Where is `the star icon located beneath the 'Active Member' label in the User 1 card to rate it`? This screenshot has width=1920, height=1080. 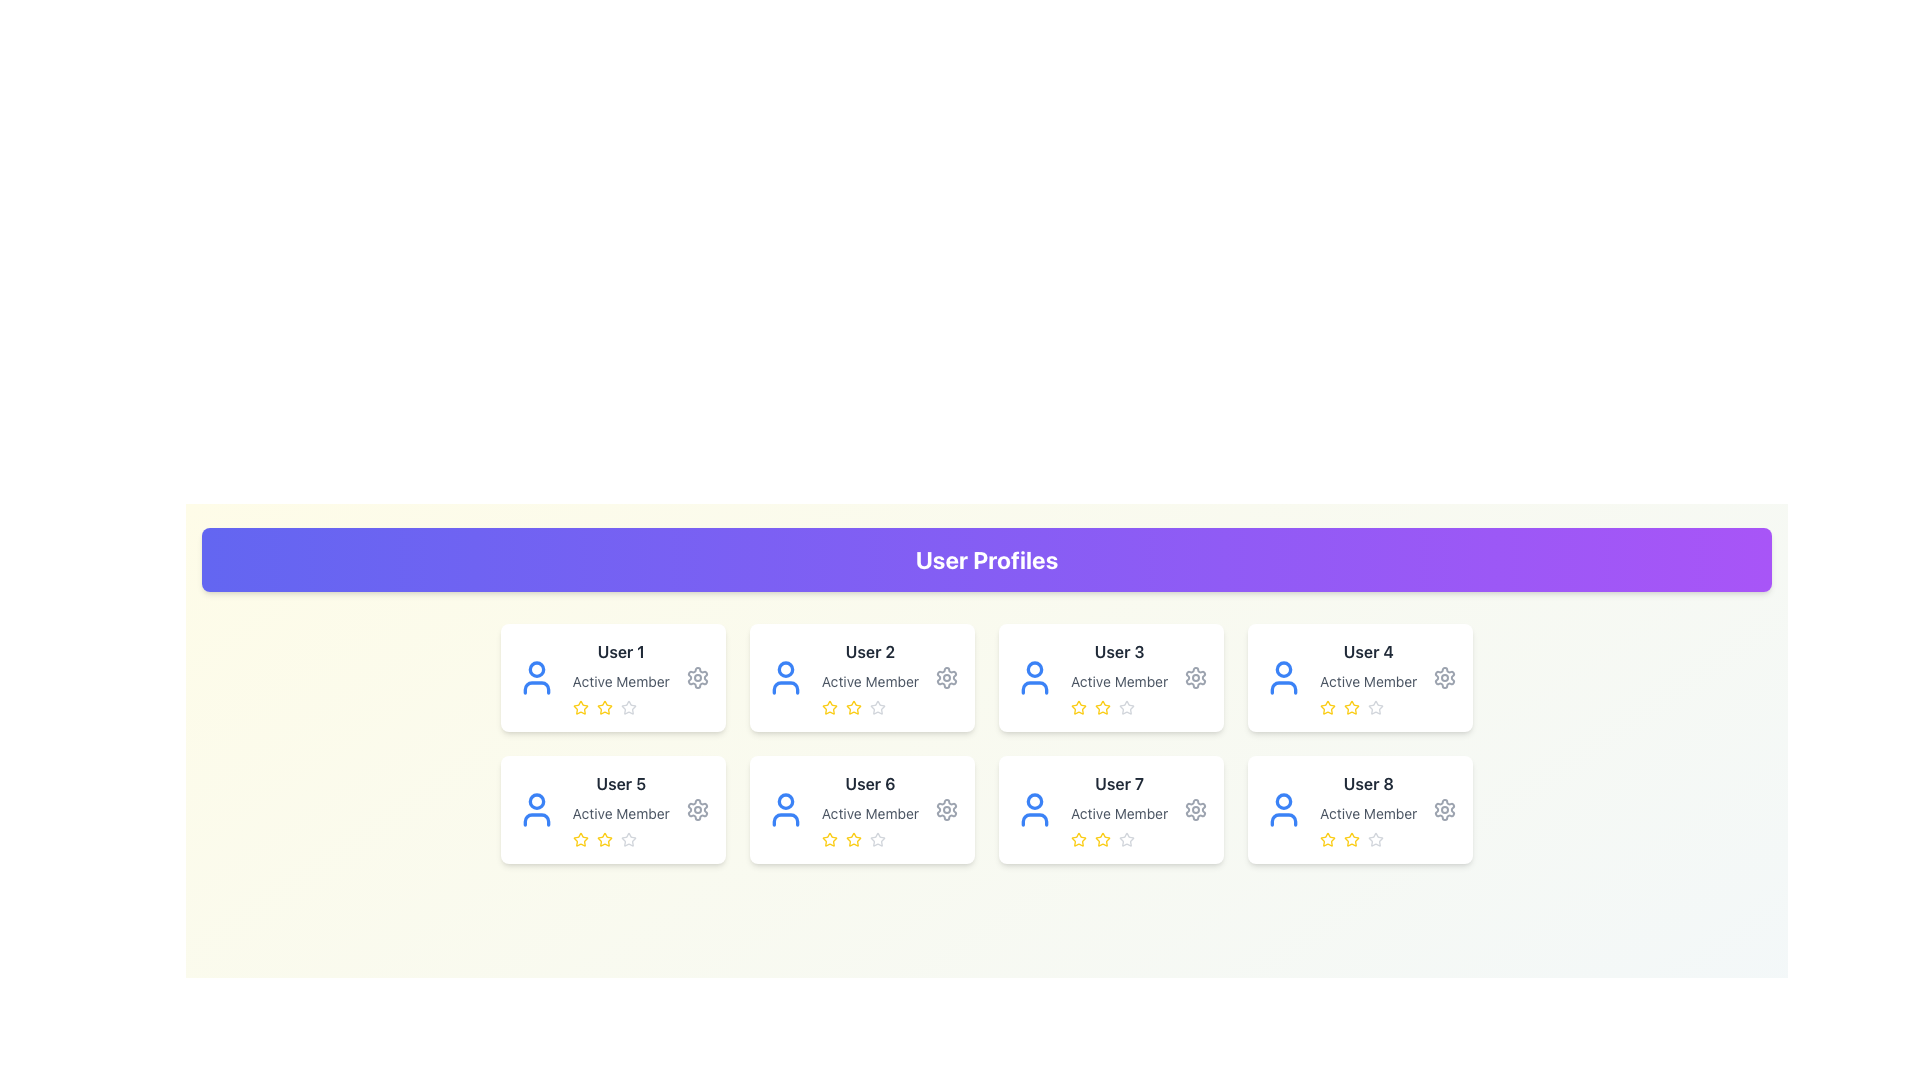 the star icon located beneath the 'Active Member' label in the User 1 card to rate it is located at coordinates (579, 706).